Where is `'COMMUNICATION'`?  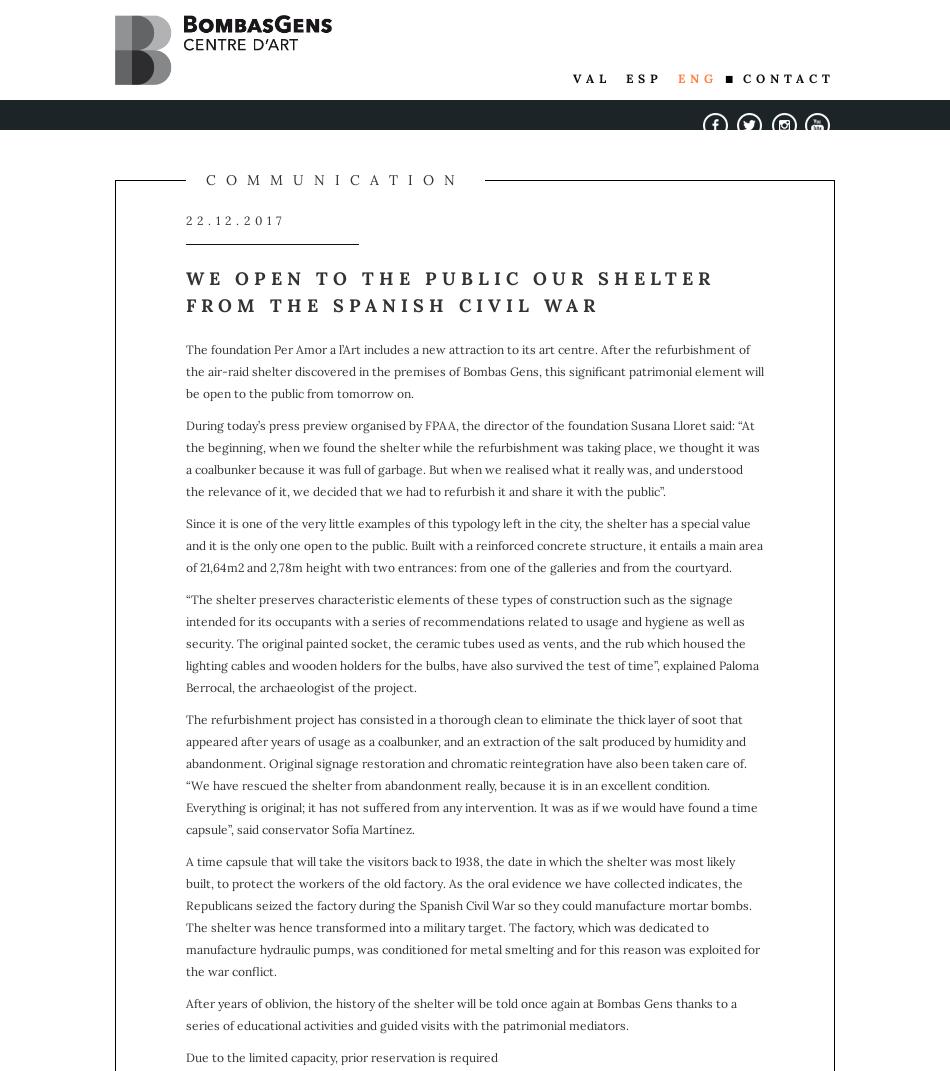 'COMMUNICATION' is located at coordinates (205, 179).